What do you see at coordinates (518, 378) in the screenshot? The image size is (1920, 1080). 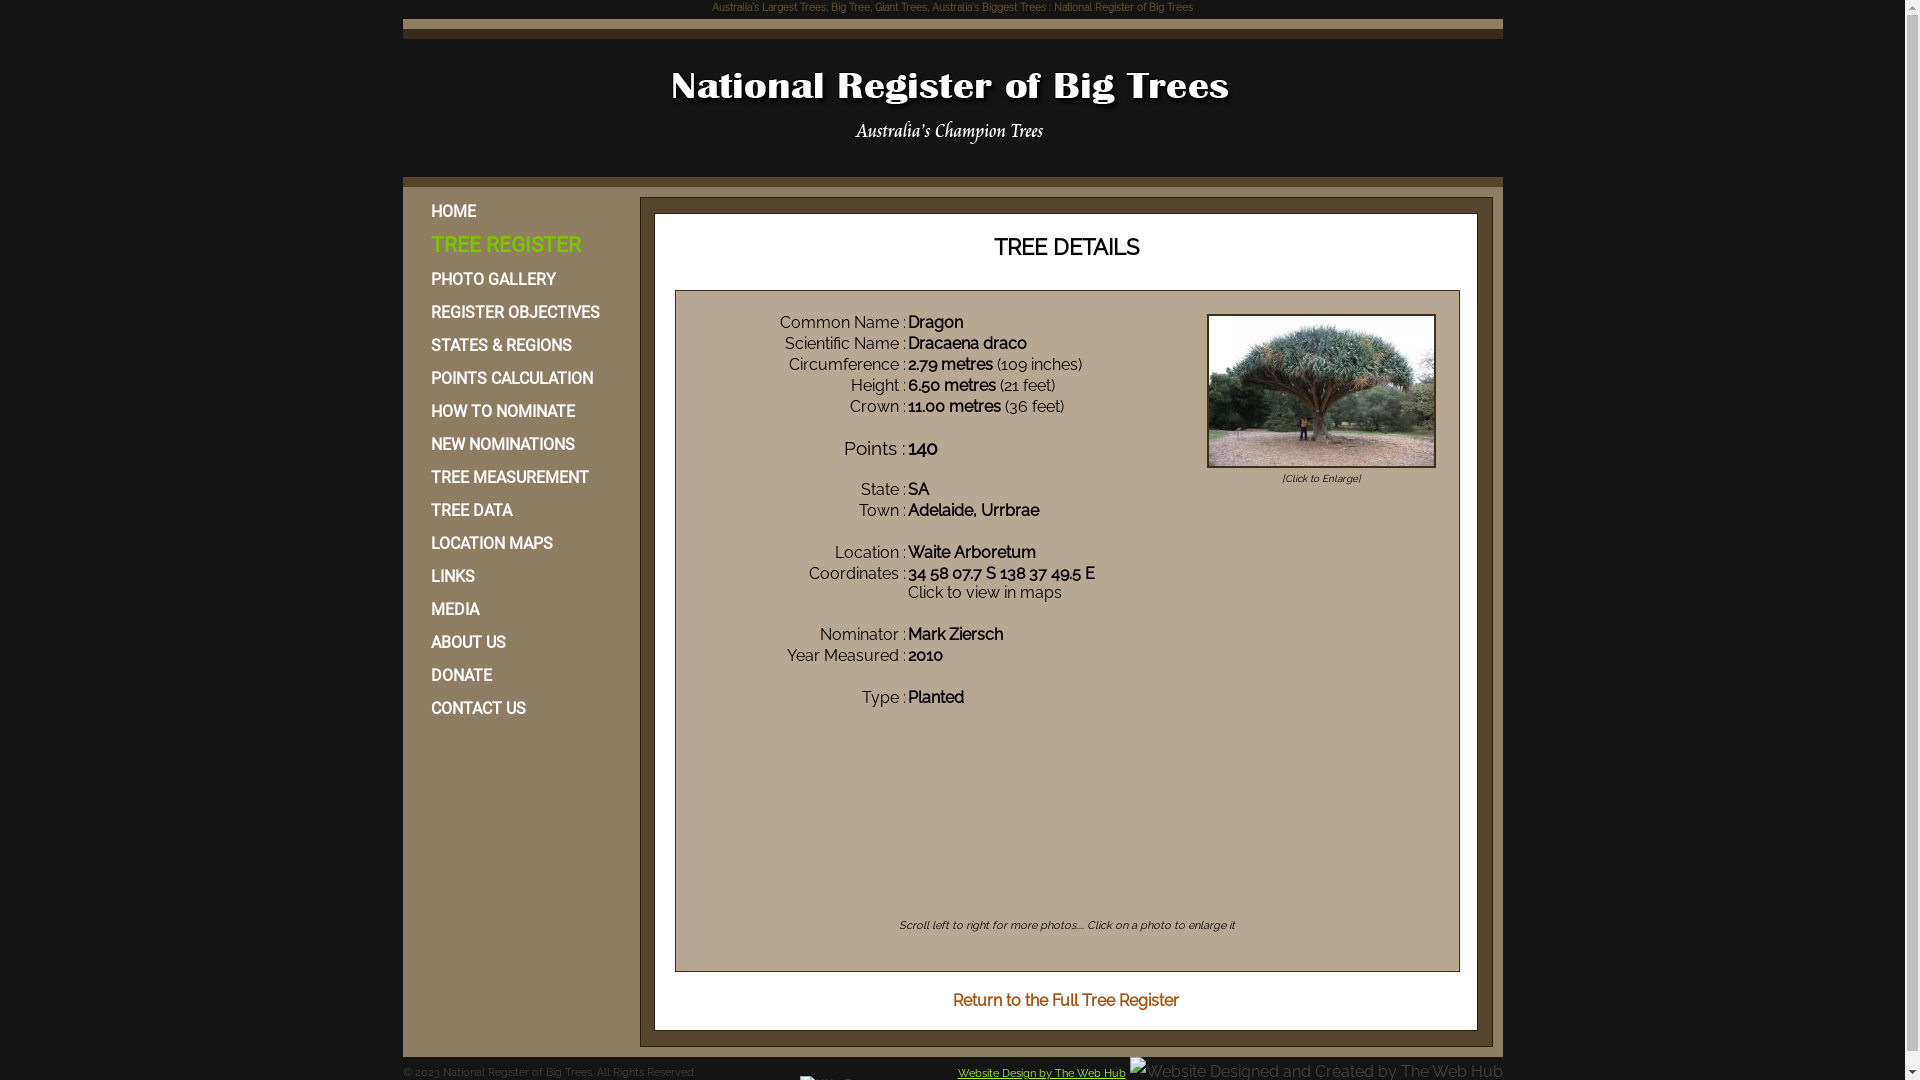 I see `'POINTS CALCULATION'` at bounding box center [518, 378].